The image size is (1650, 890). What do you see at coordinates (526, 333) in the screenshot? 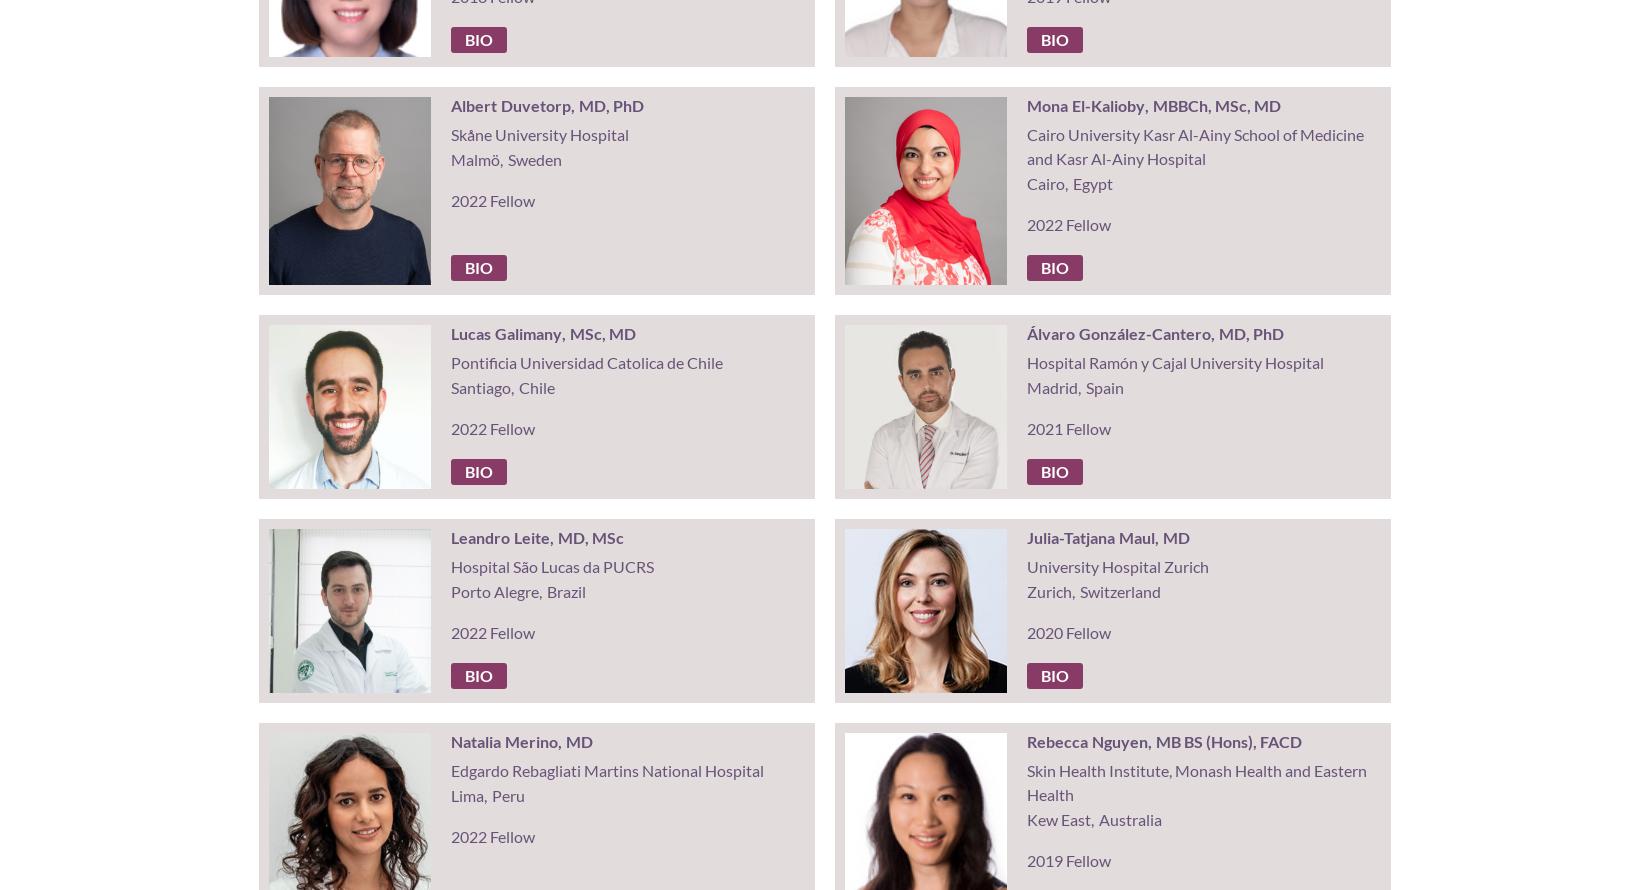
I see `'Galimany'` at bounding box center [526, 333].